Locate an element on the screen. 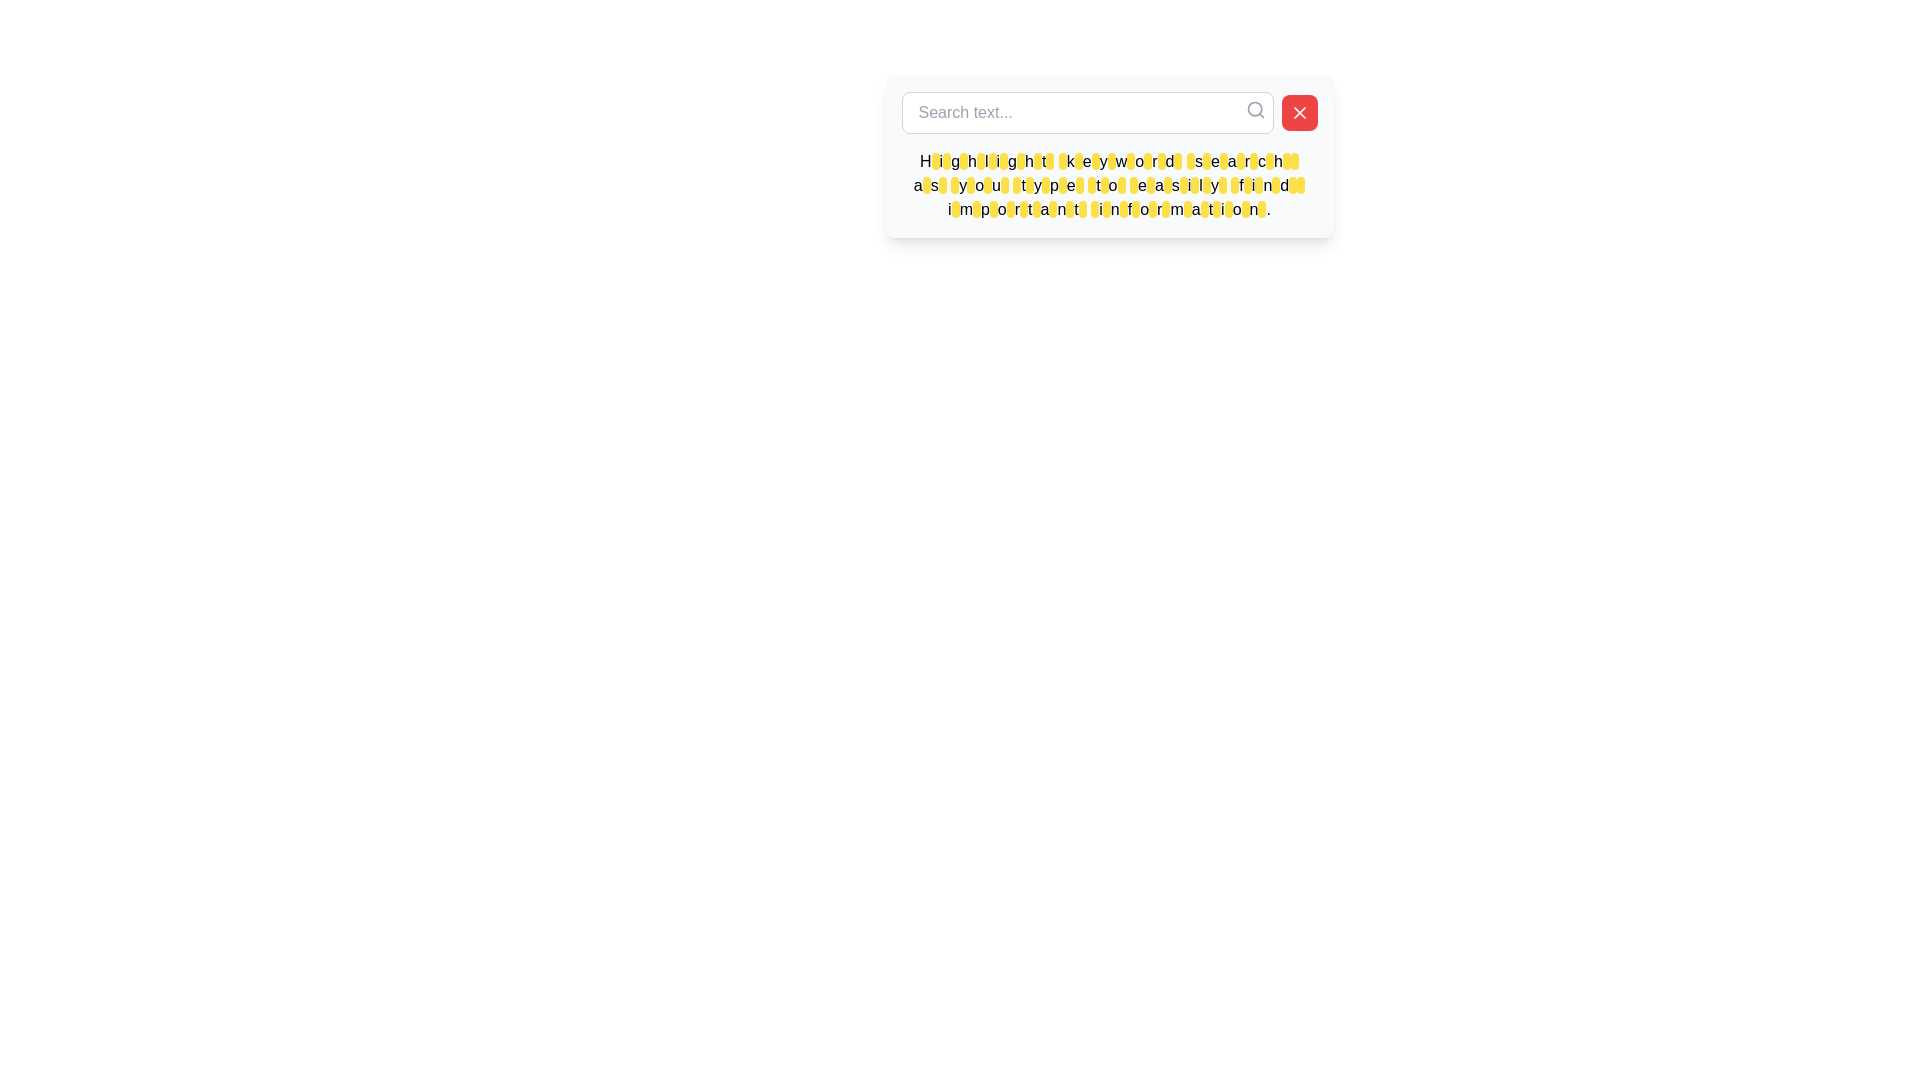 This screenshot has width=1920, height=1080. the Text Highlight element which is a small rectangle with a yellow background and black text, positioned within the highlighted phrase 'Highlight keyword search as you type to easily find important information.' is located at coordinates (954, 185).